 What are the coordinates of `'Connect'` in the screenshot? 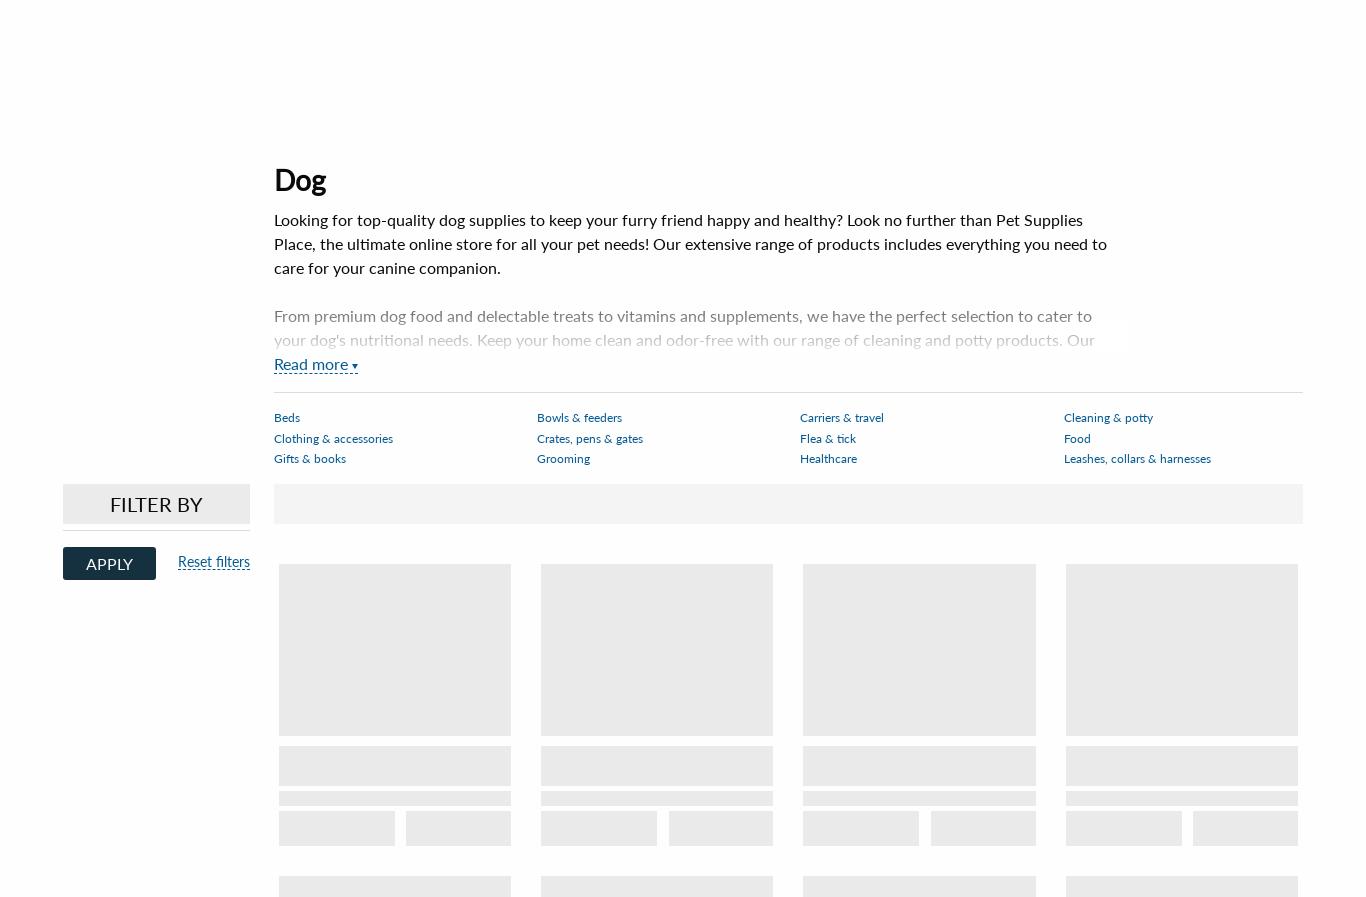 It's located at (839, 739).